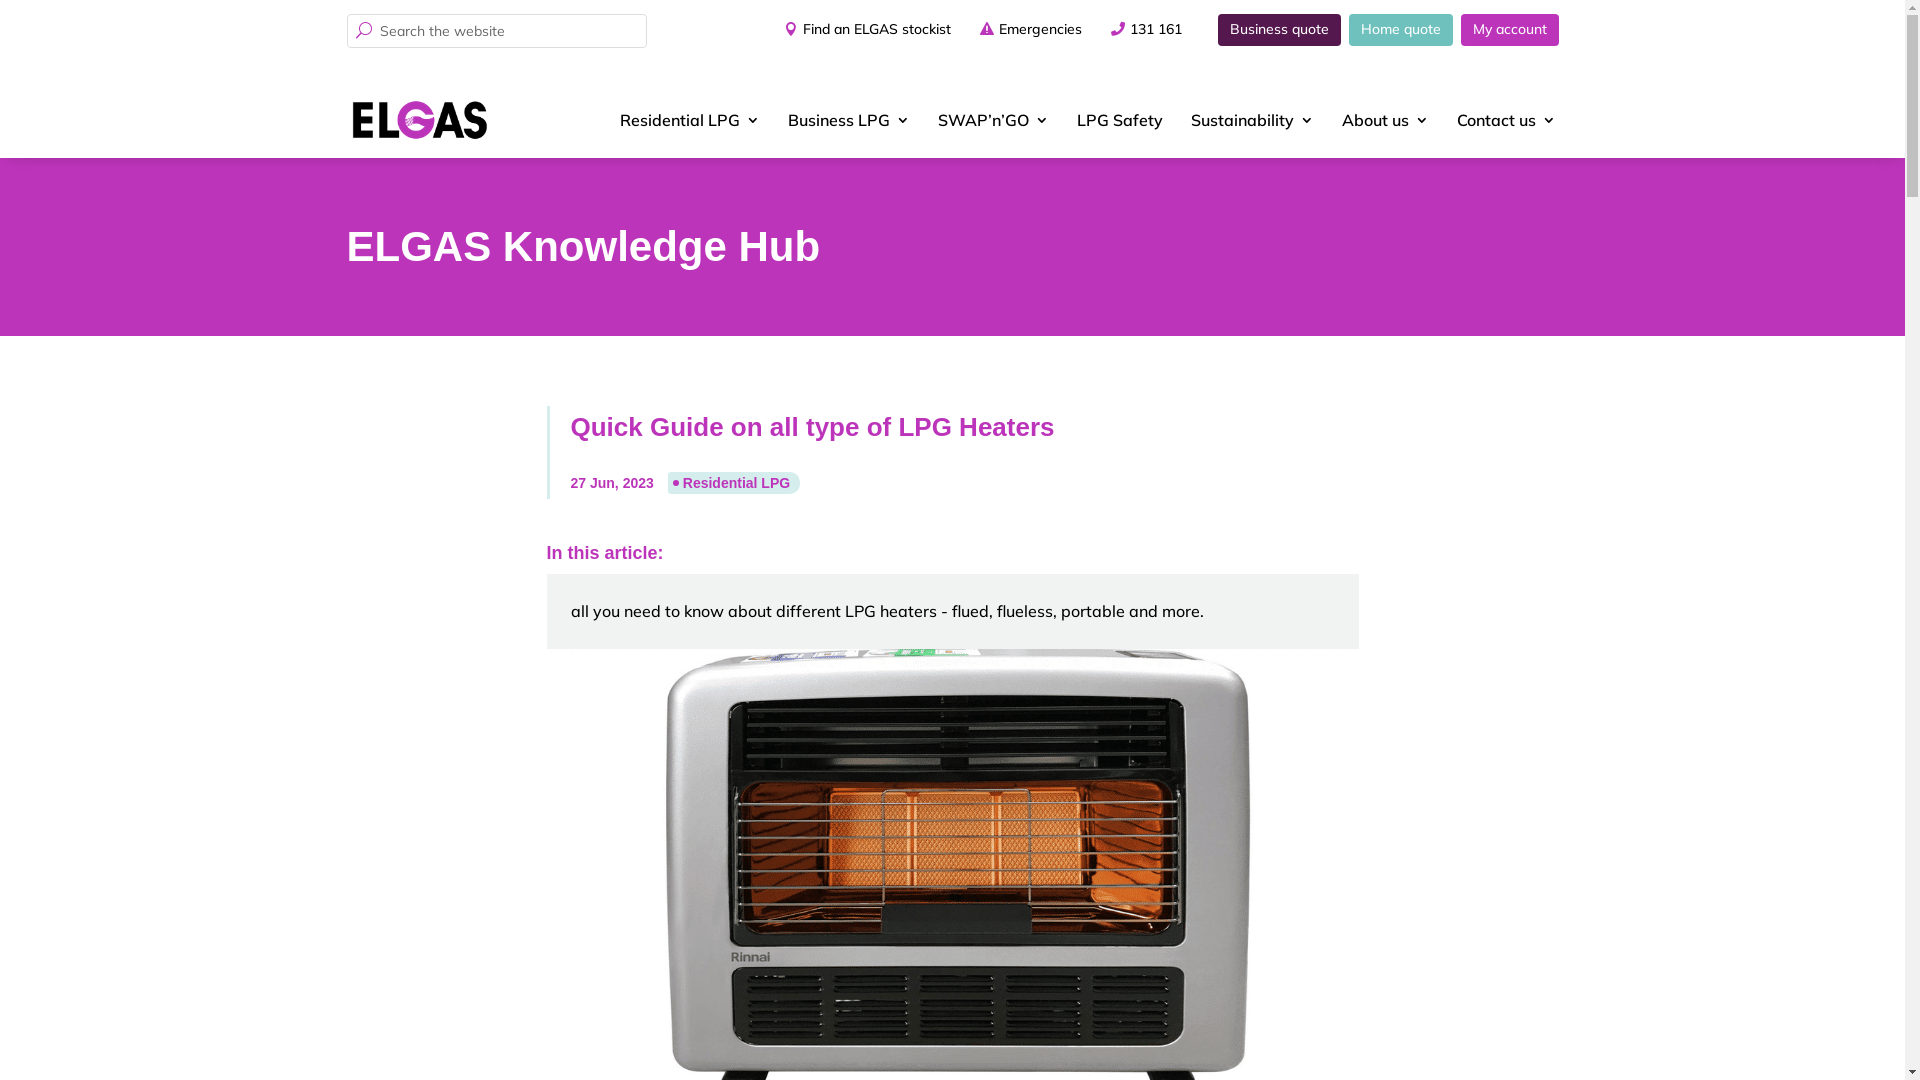 The image size is (1920, 1080). I want to click on 'Find an ELGAS stockist', so click(860, 30).